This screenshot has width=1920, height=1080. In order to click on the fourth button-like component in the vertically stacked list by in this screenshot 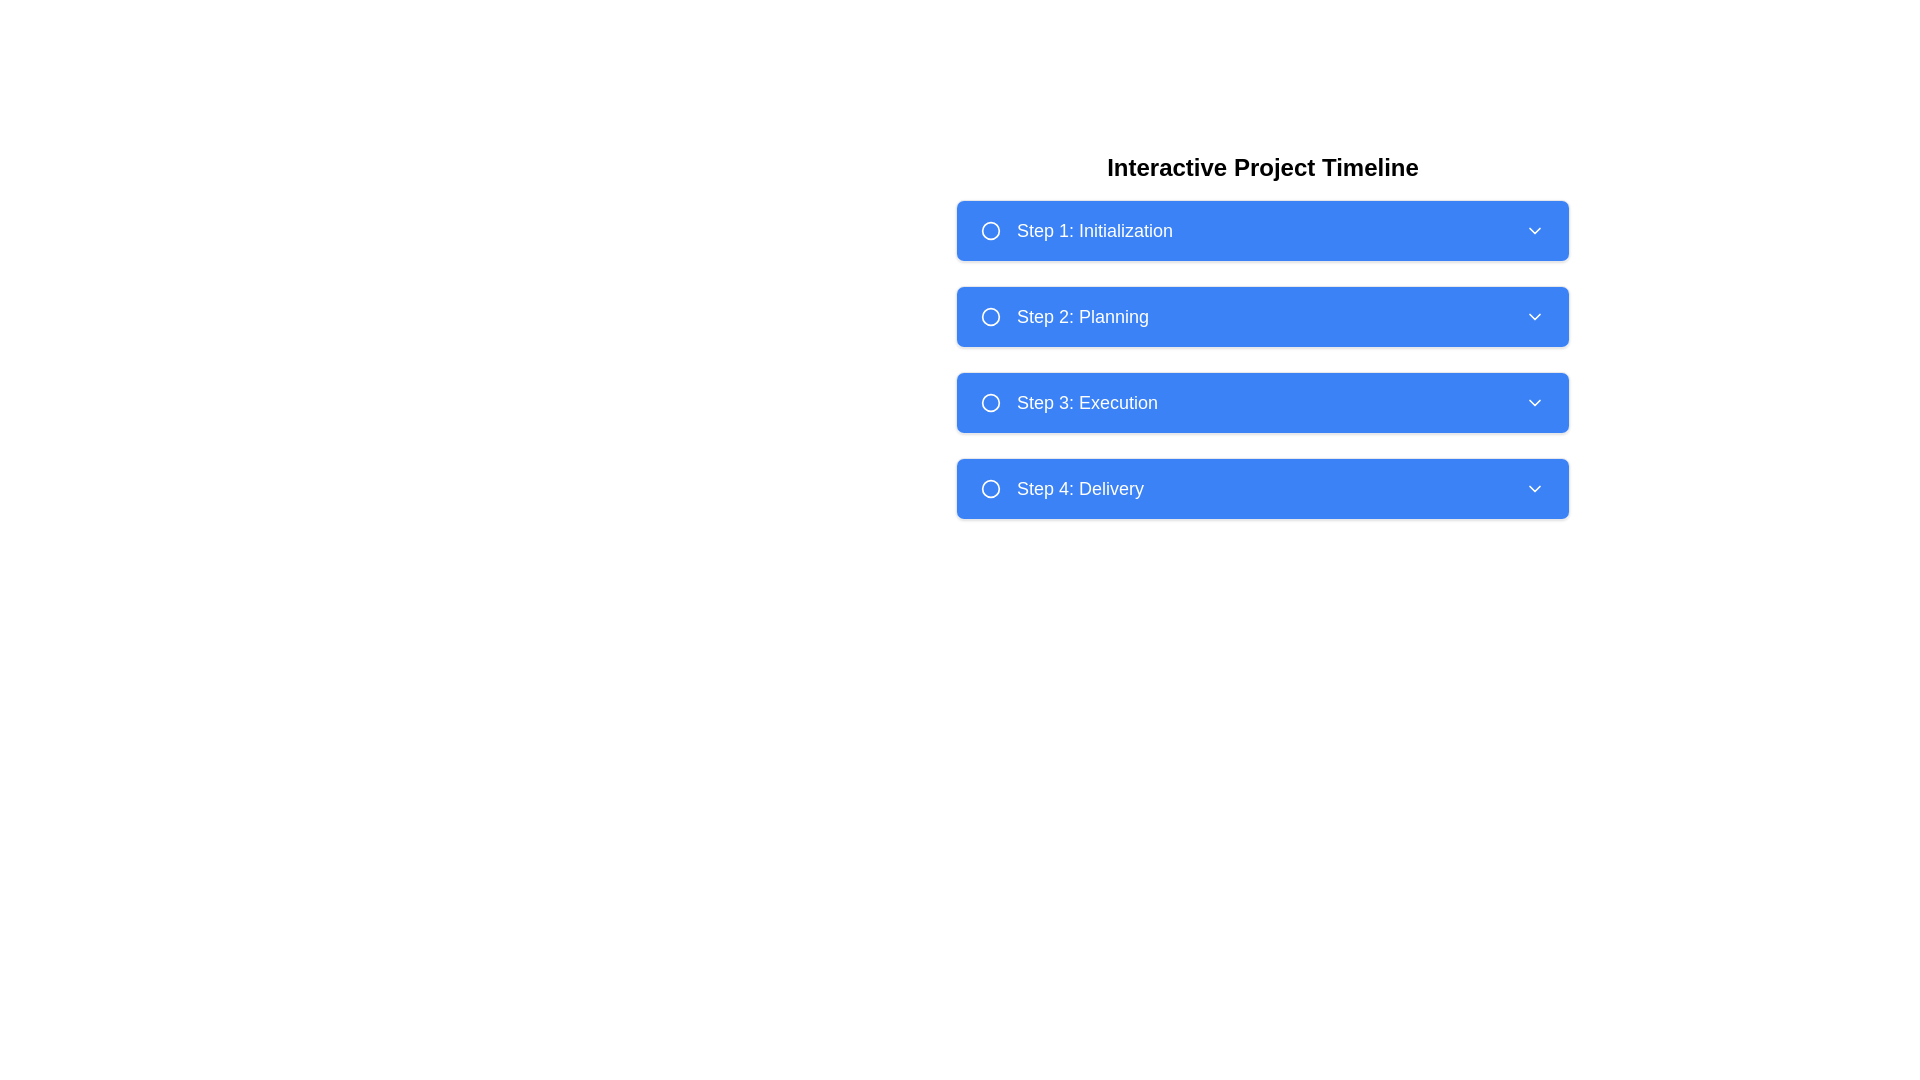, I will do `click(1261, 489)`.